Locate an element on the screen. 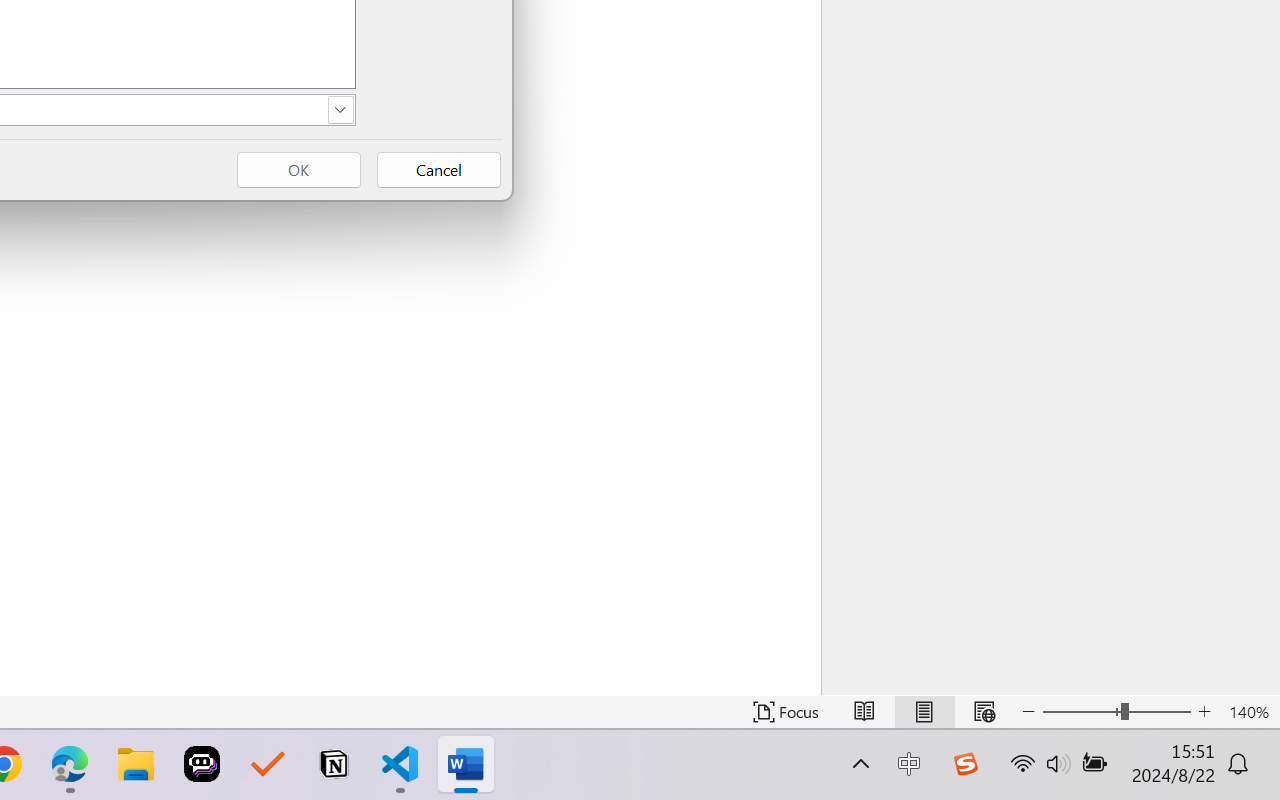 The height and width of the screenshot is (800, 1280). 'Cancel' is located at coordinates (438, 169).